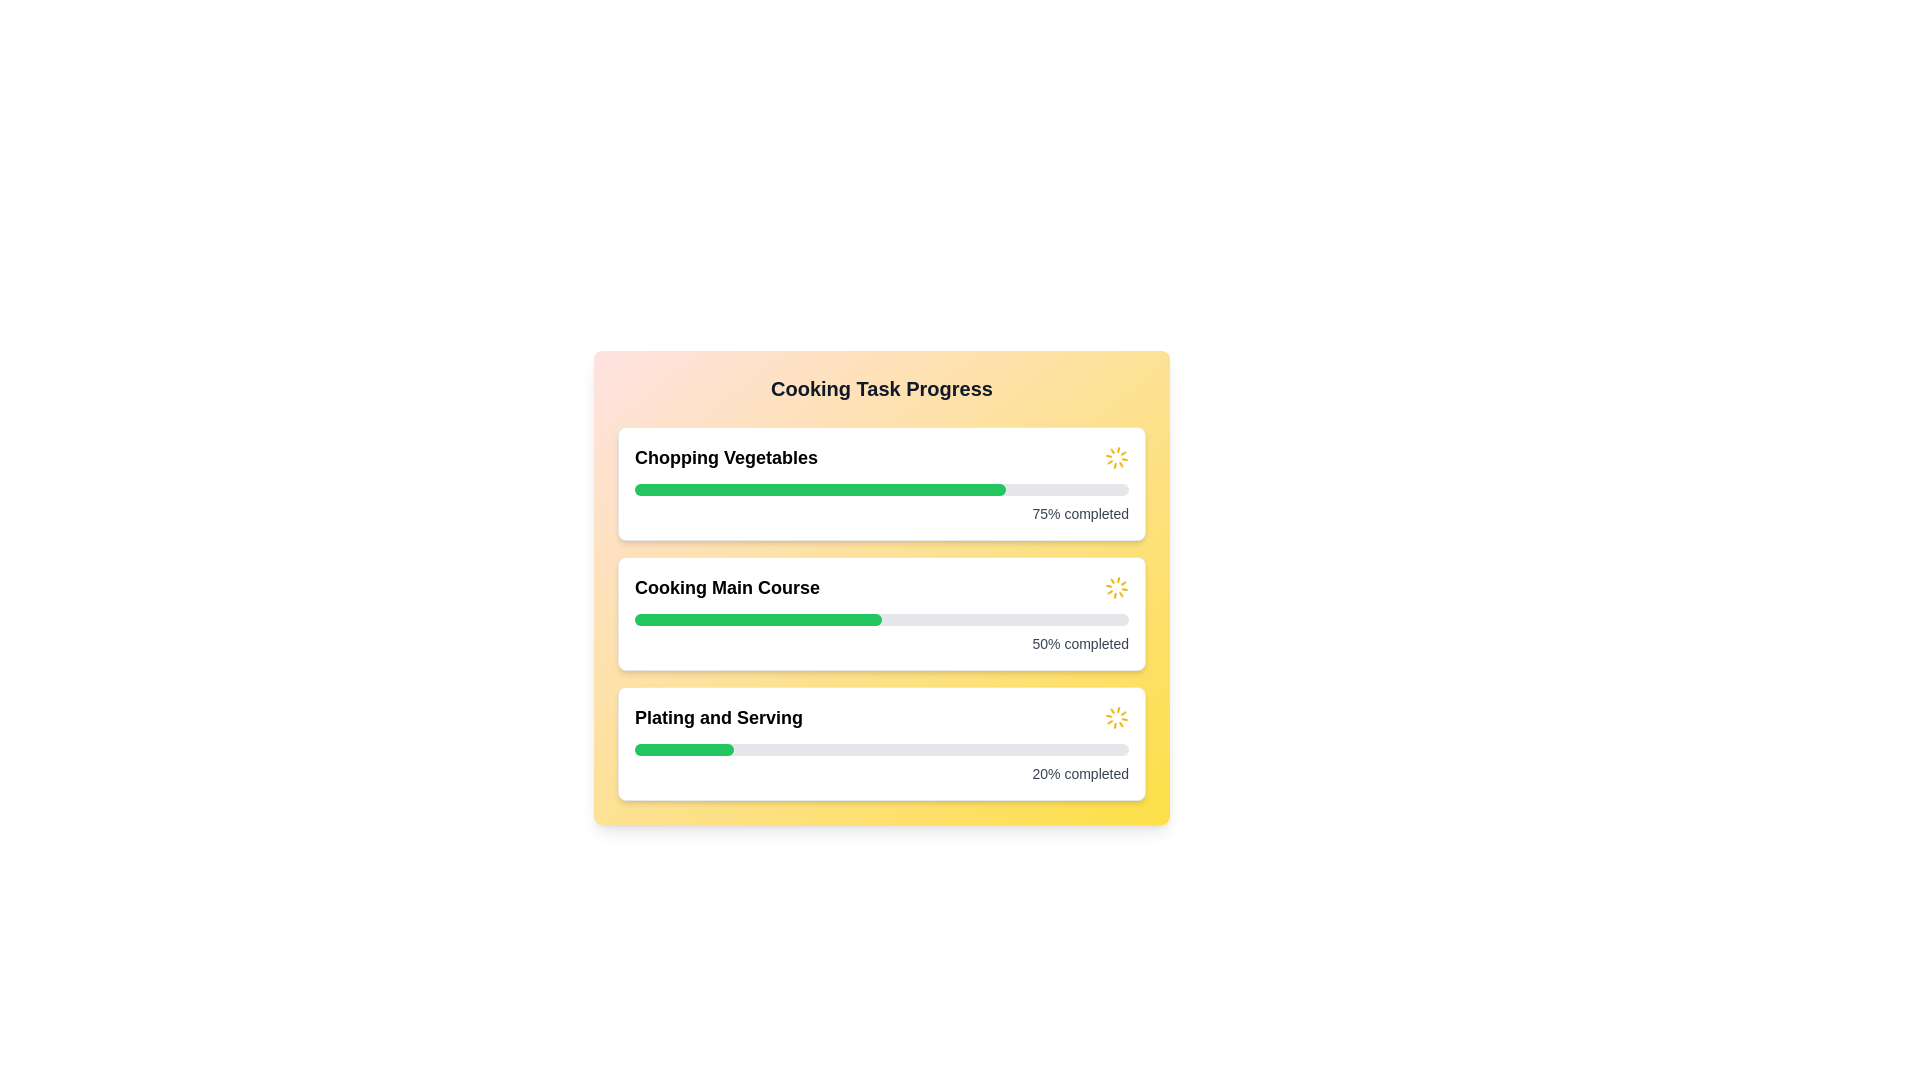 The width and height of the screenshot is (1920, 1080). What do you see at coordinates (881, 749) in the screenshot?
I see `the horizontal progress bar located in the 'Plating and Serving' section, which is below the title 'Plating and Serving' and above the text '20% completed.'` at bounding box center [881, 749].